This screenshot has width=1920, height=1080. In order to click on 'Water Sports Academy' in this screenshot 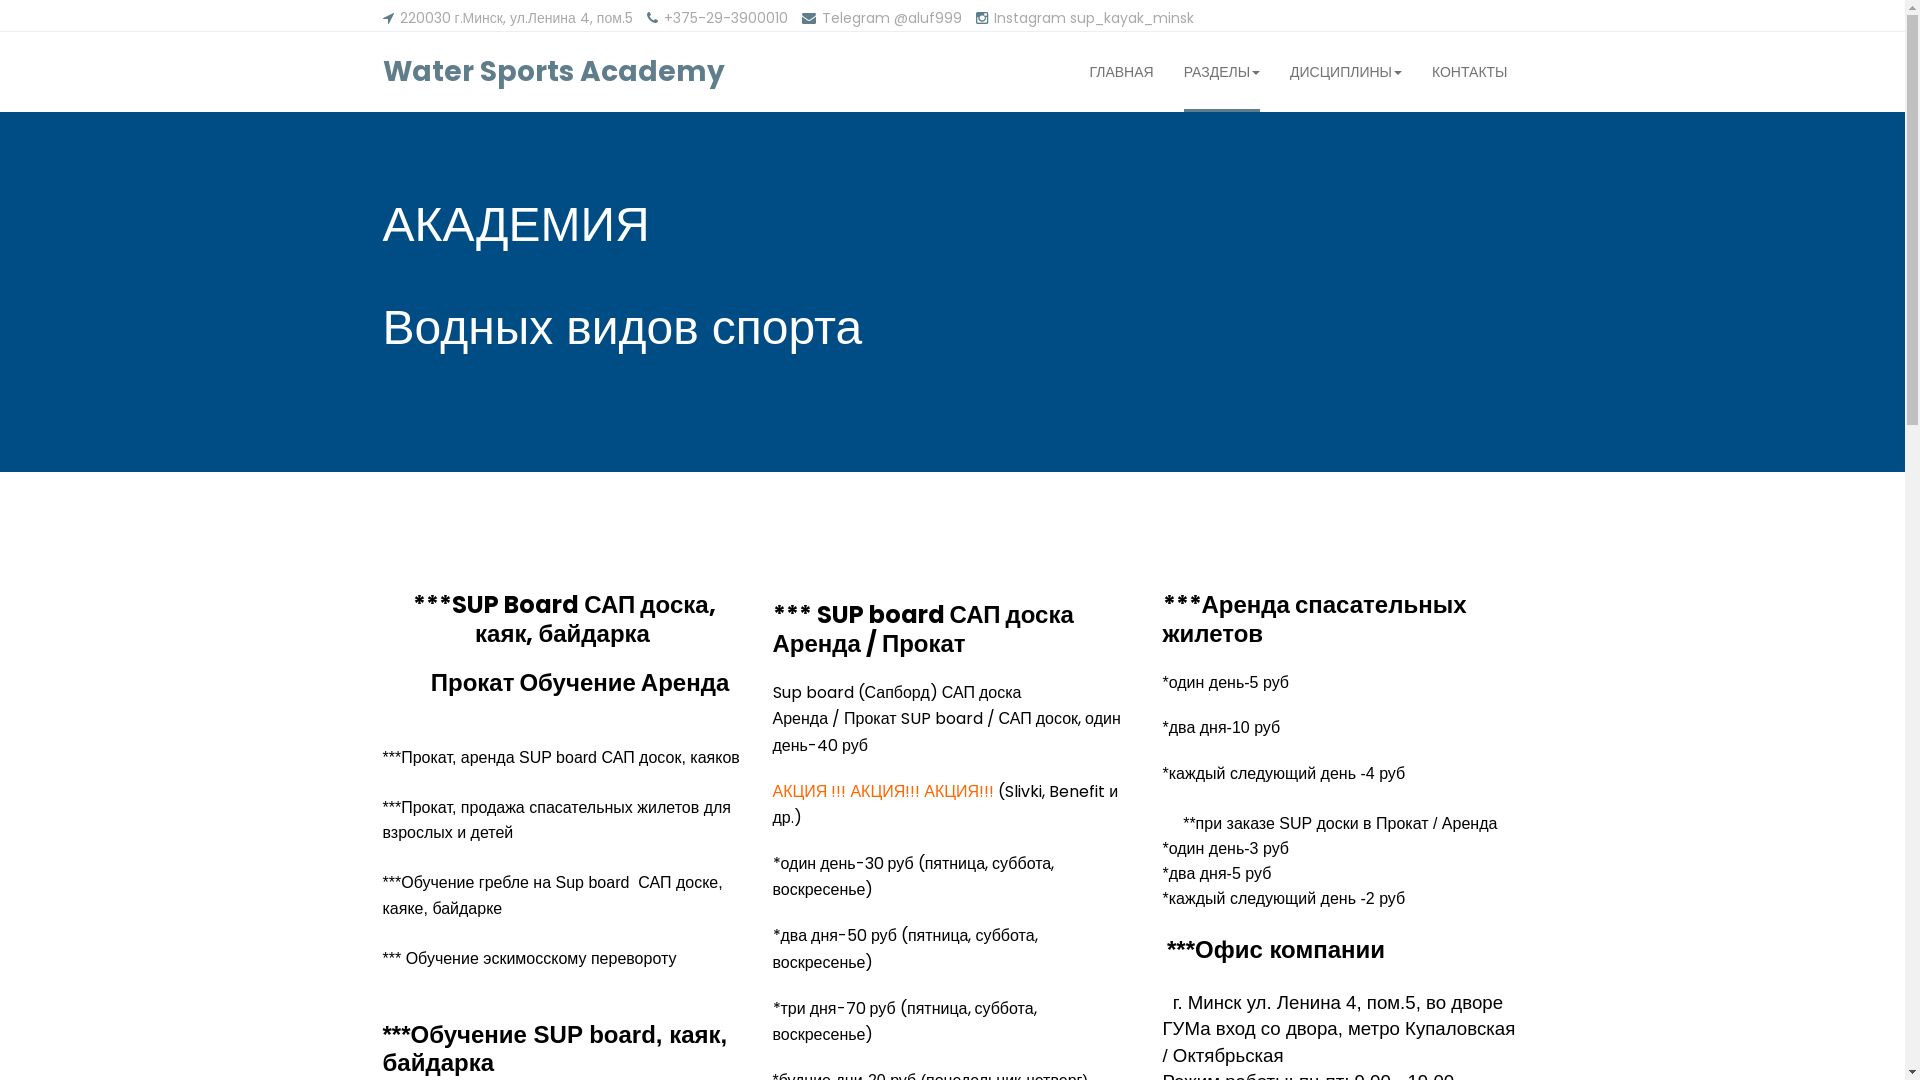, I will do `click(552, 71)`.